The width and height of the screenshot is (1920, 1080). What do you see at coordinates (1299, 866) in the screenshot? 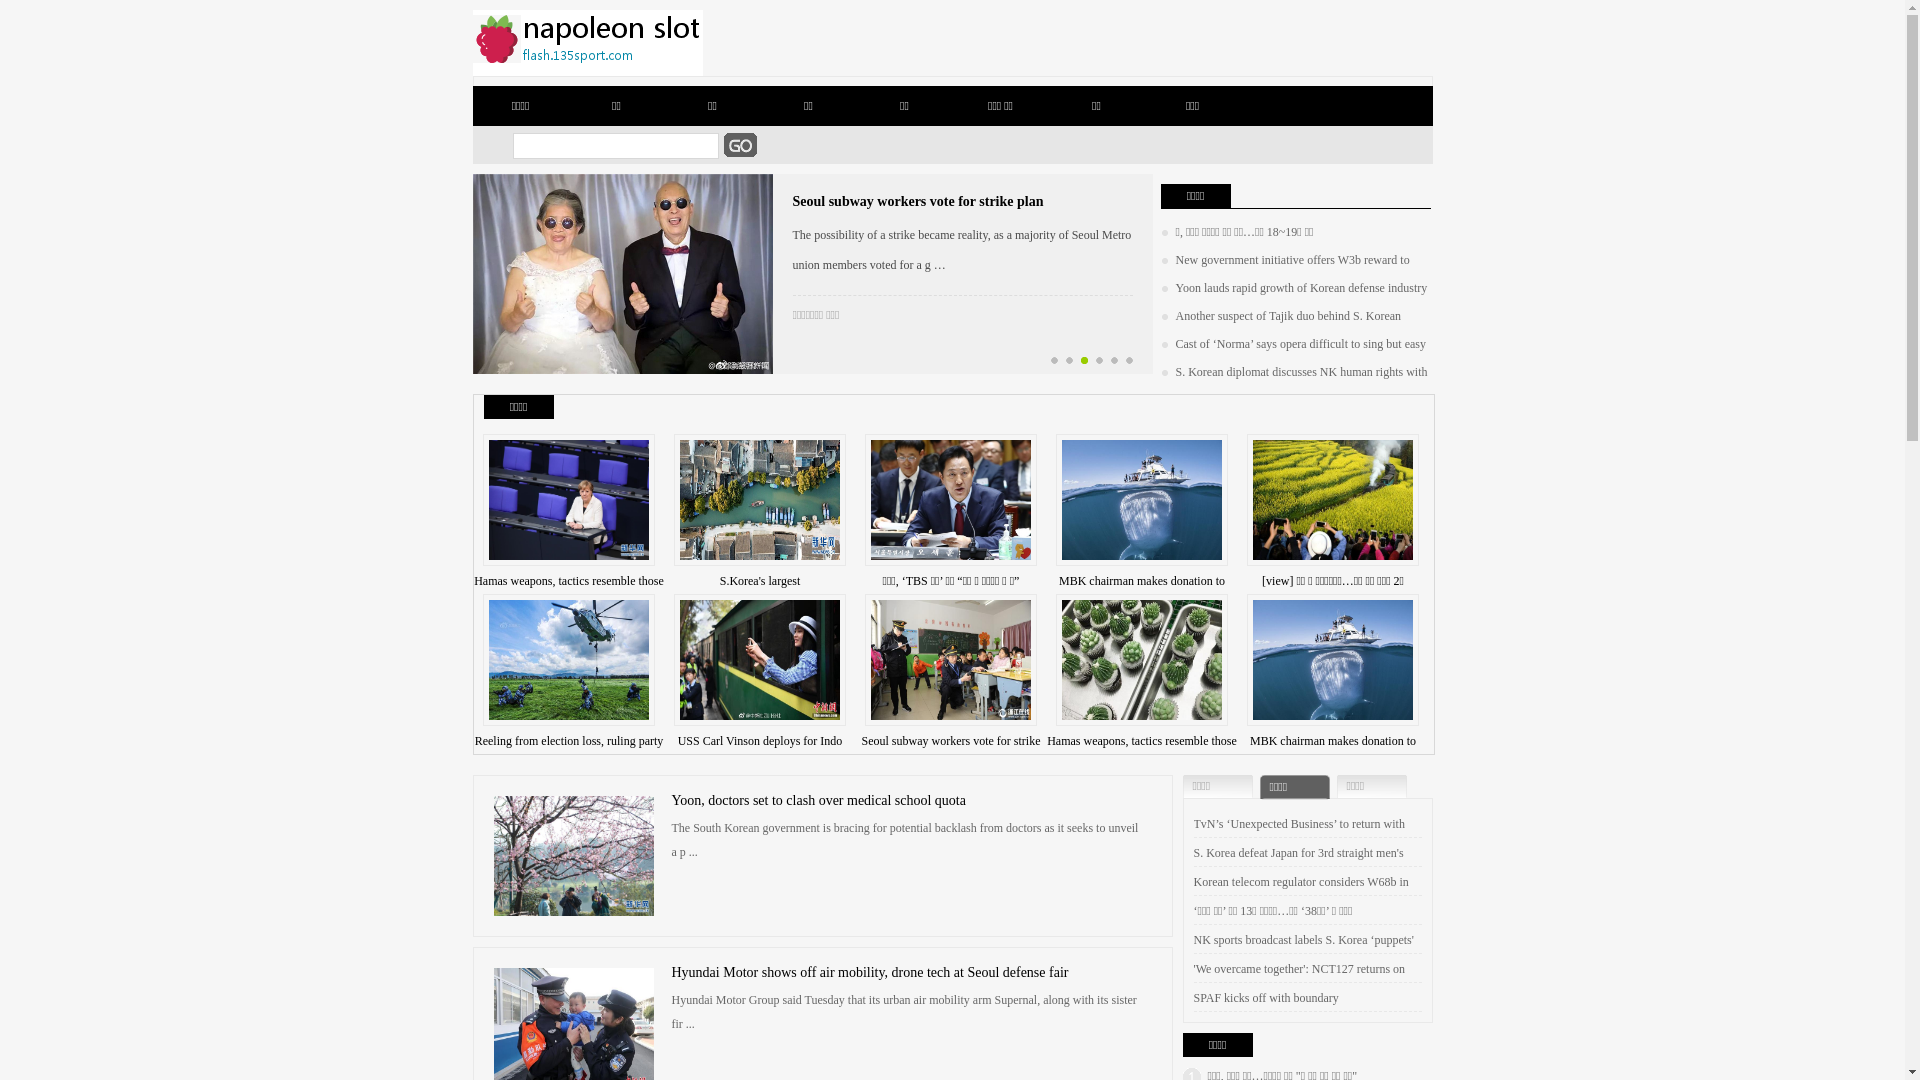
I see `'S. Korea defeat Japan for 3rd straight men's football gold'` at bounding box center [1299, 866].